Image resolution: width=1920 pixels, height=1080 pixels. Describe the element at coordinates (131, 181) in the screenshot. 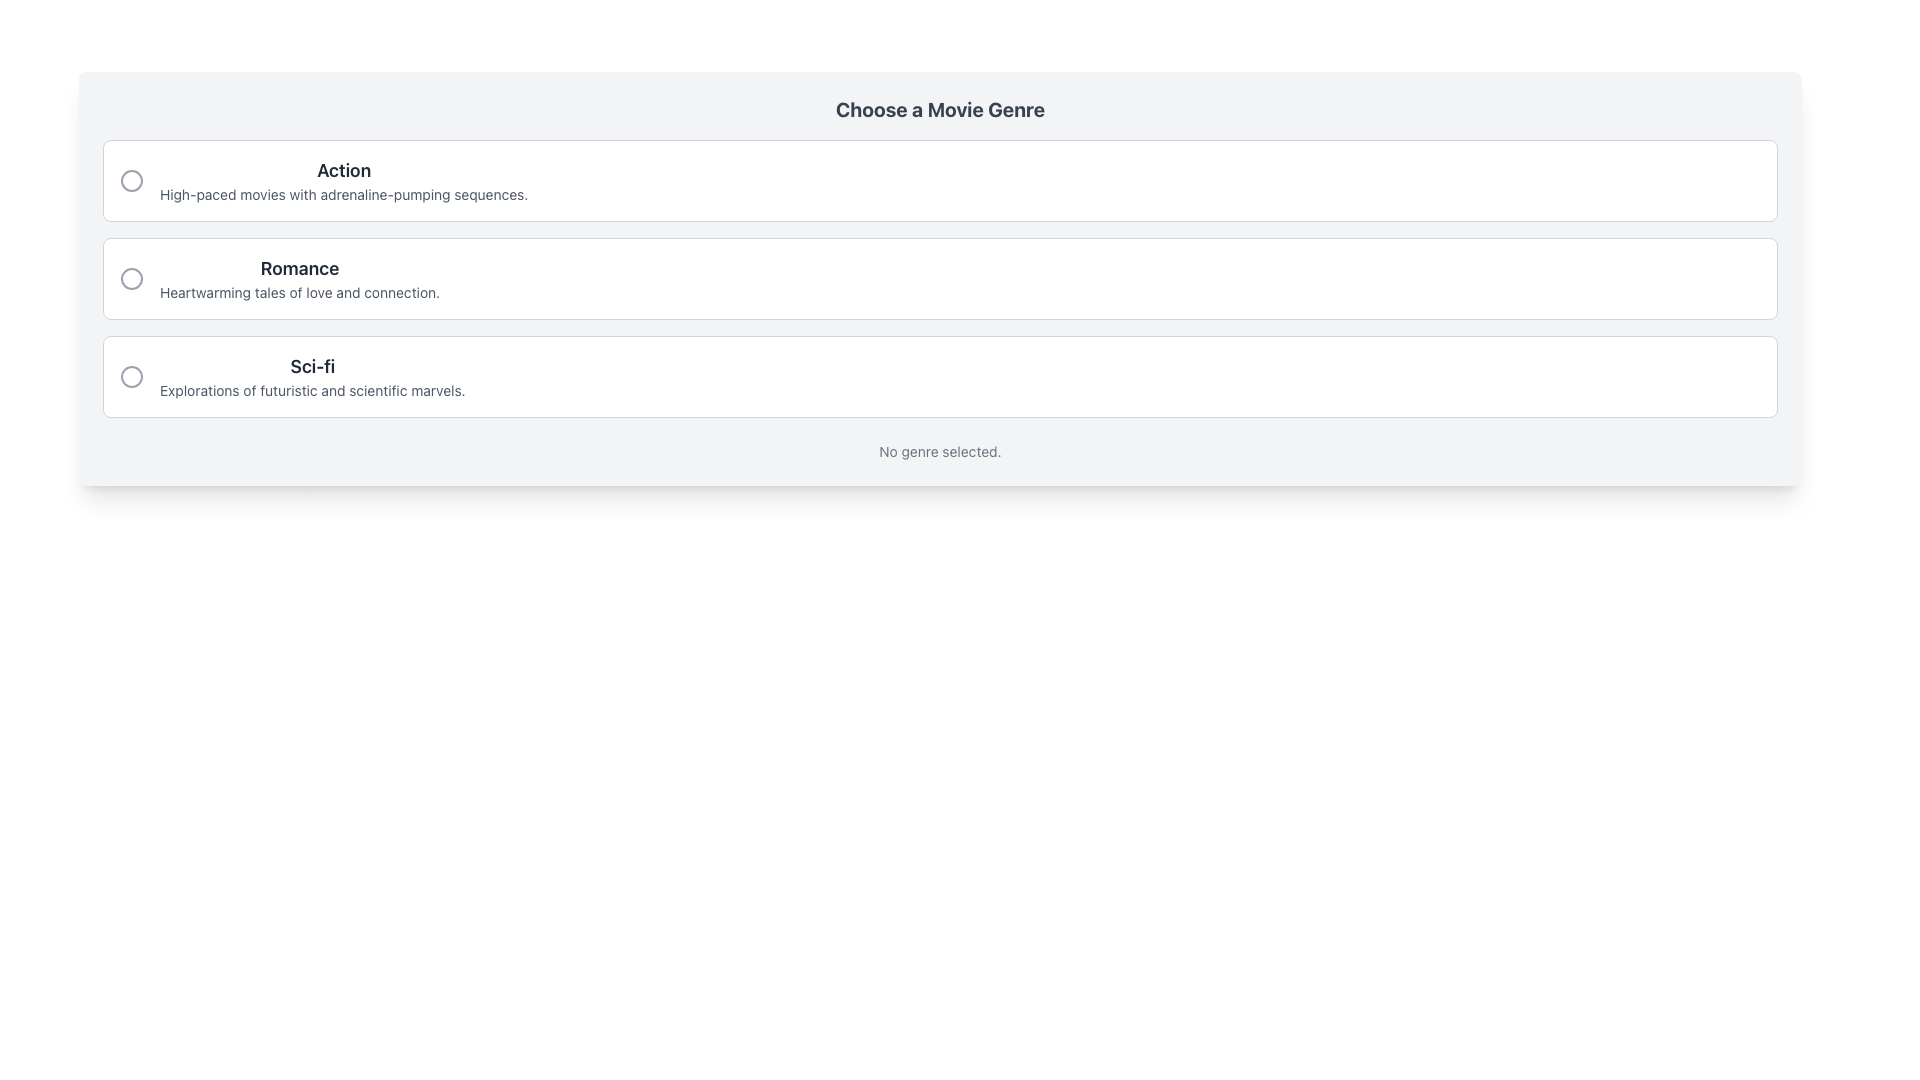

I see `the inner part of the visual indicator for the selected option in the radio list, located within the circle icon to the left of the 'Action' option` at that location.